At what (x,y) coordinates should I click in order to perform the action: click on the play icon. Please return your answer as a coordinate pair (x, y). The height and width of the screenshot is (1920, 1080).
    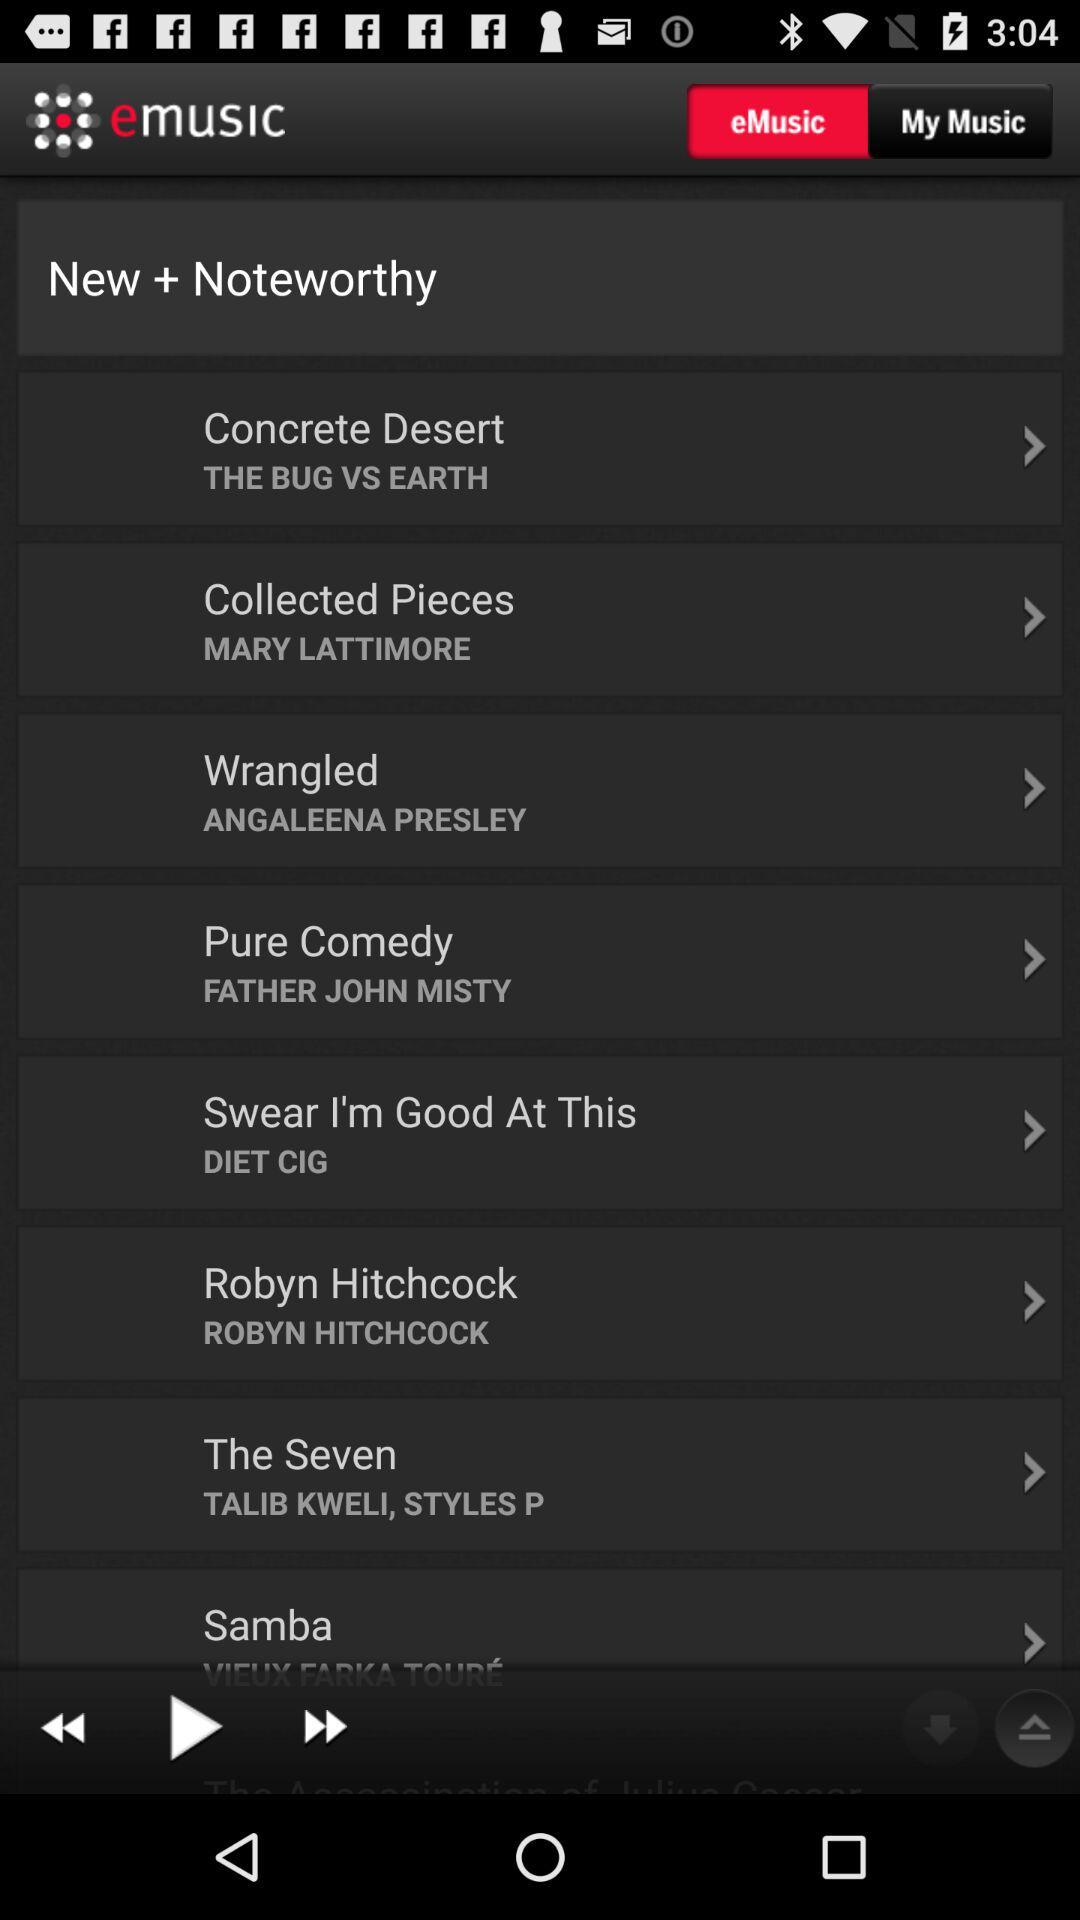
    Looking at the image, I should click on (194, 1849).